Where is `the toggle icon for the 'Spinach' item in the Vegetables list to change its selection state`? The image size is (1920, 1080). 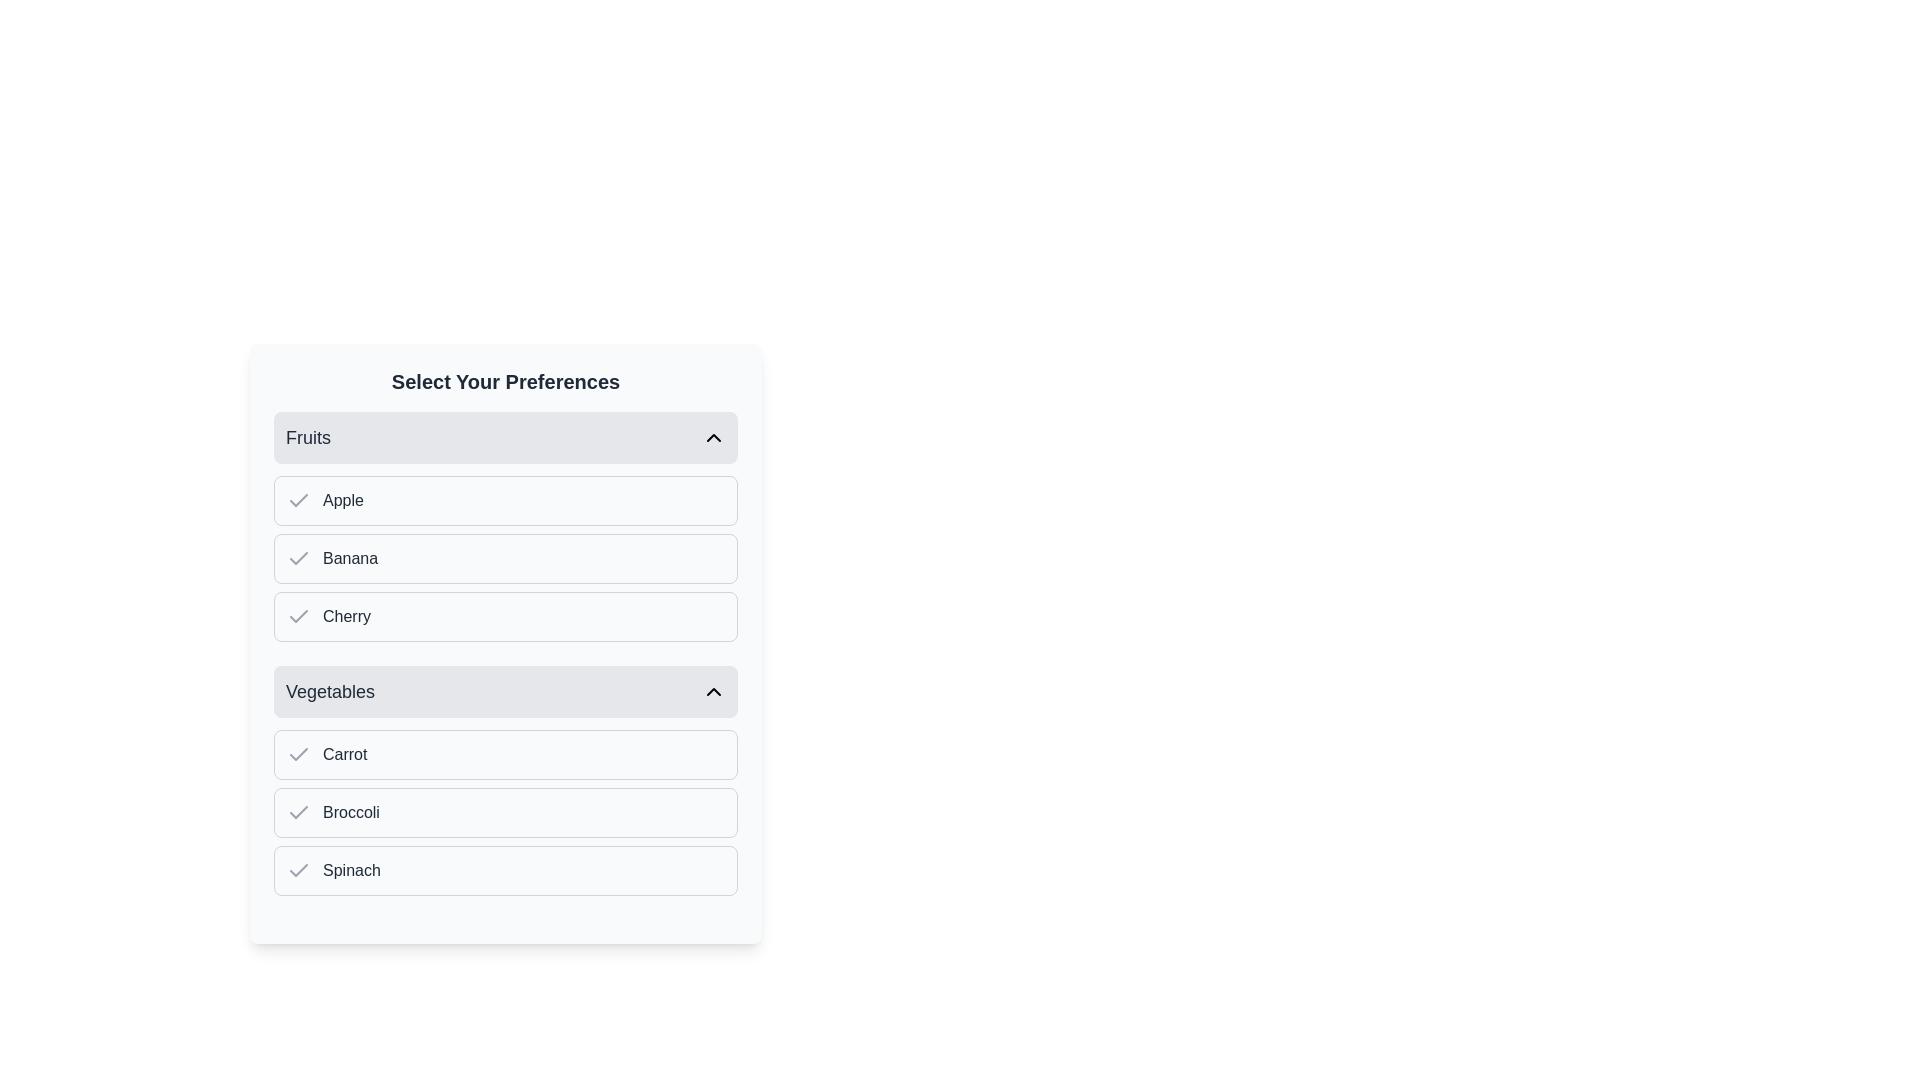 the toggle icon for the 'Spinach' item in the Vegetables list to change its selection state is located at coordinates (297, 870).